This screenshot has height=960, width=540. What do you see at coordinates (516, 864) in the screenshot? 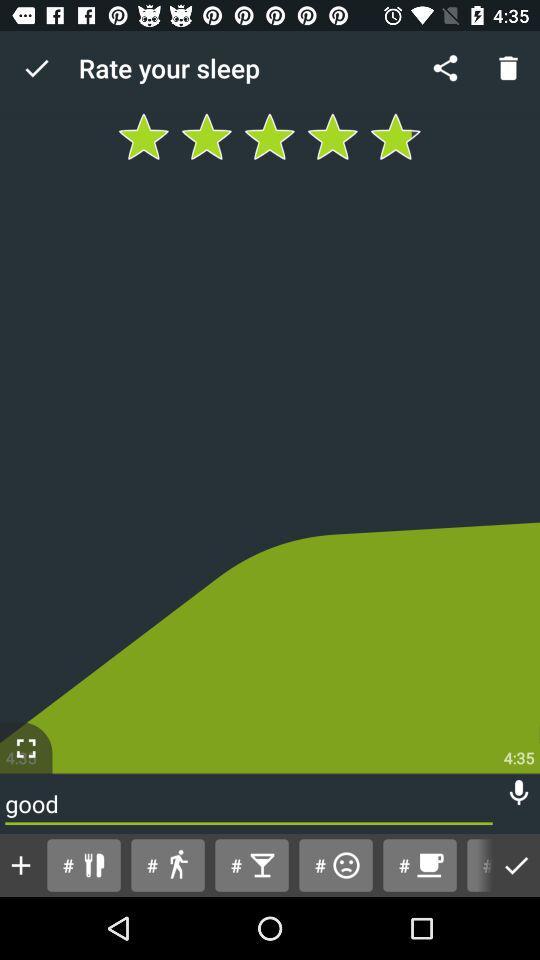
I see `finish rating sleep` at bounding box center [516, 864].